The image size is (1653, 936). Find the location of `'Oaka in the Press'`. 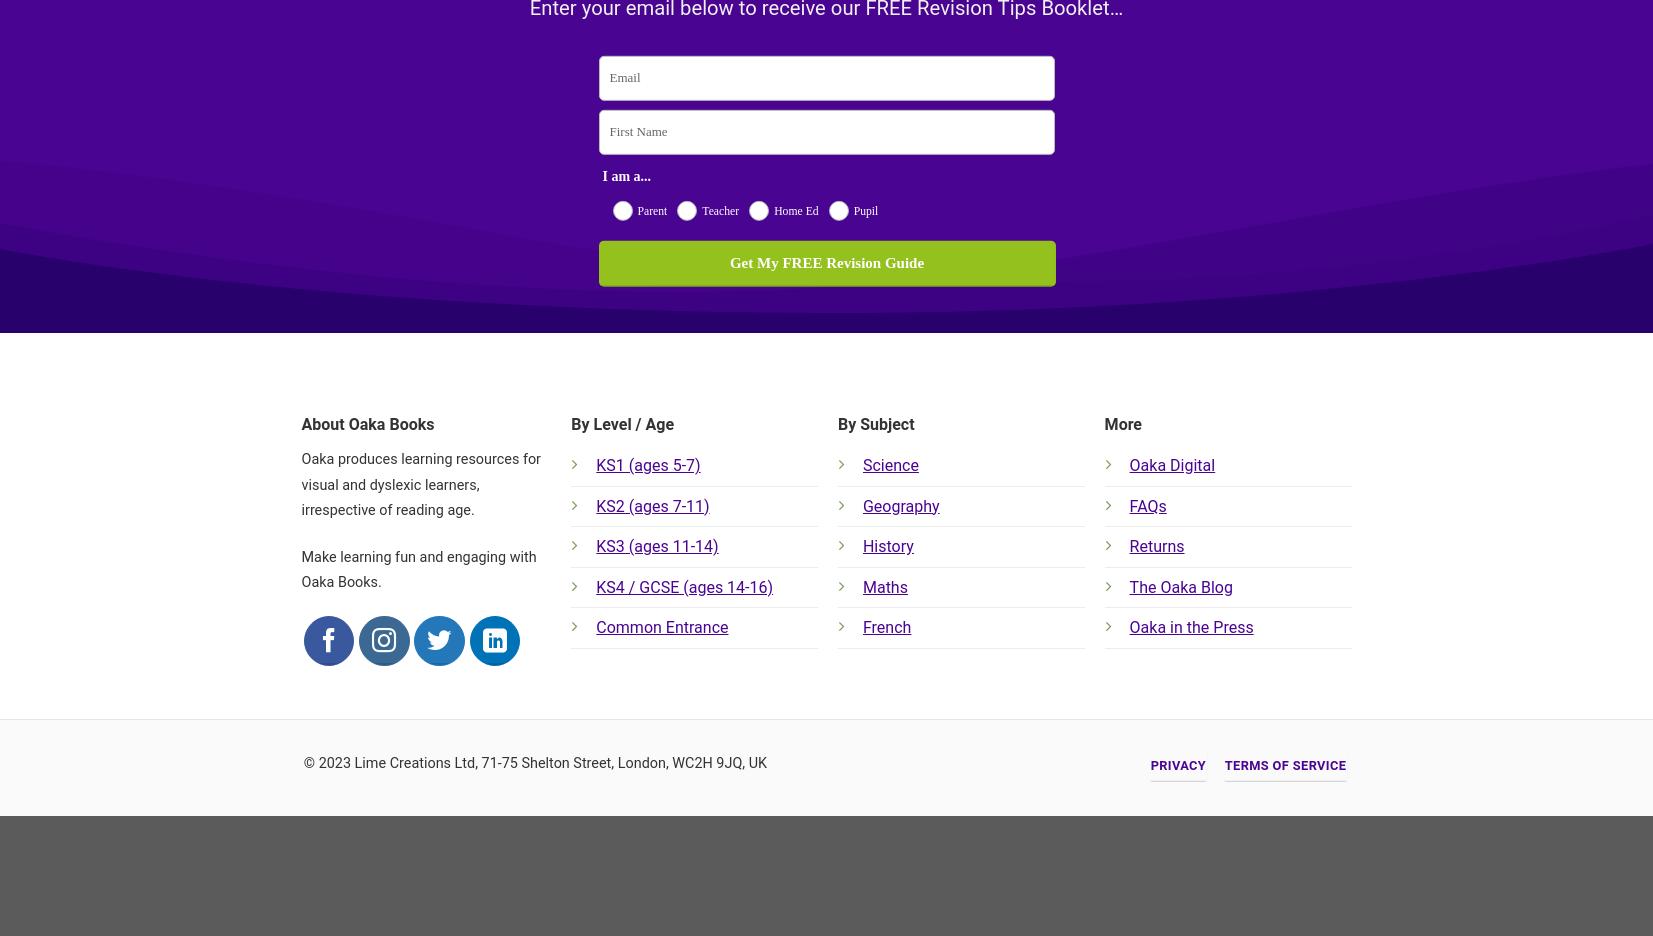

'Oaka in the Press' is located at coordinates (1190, 626).